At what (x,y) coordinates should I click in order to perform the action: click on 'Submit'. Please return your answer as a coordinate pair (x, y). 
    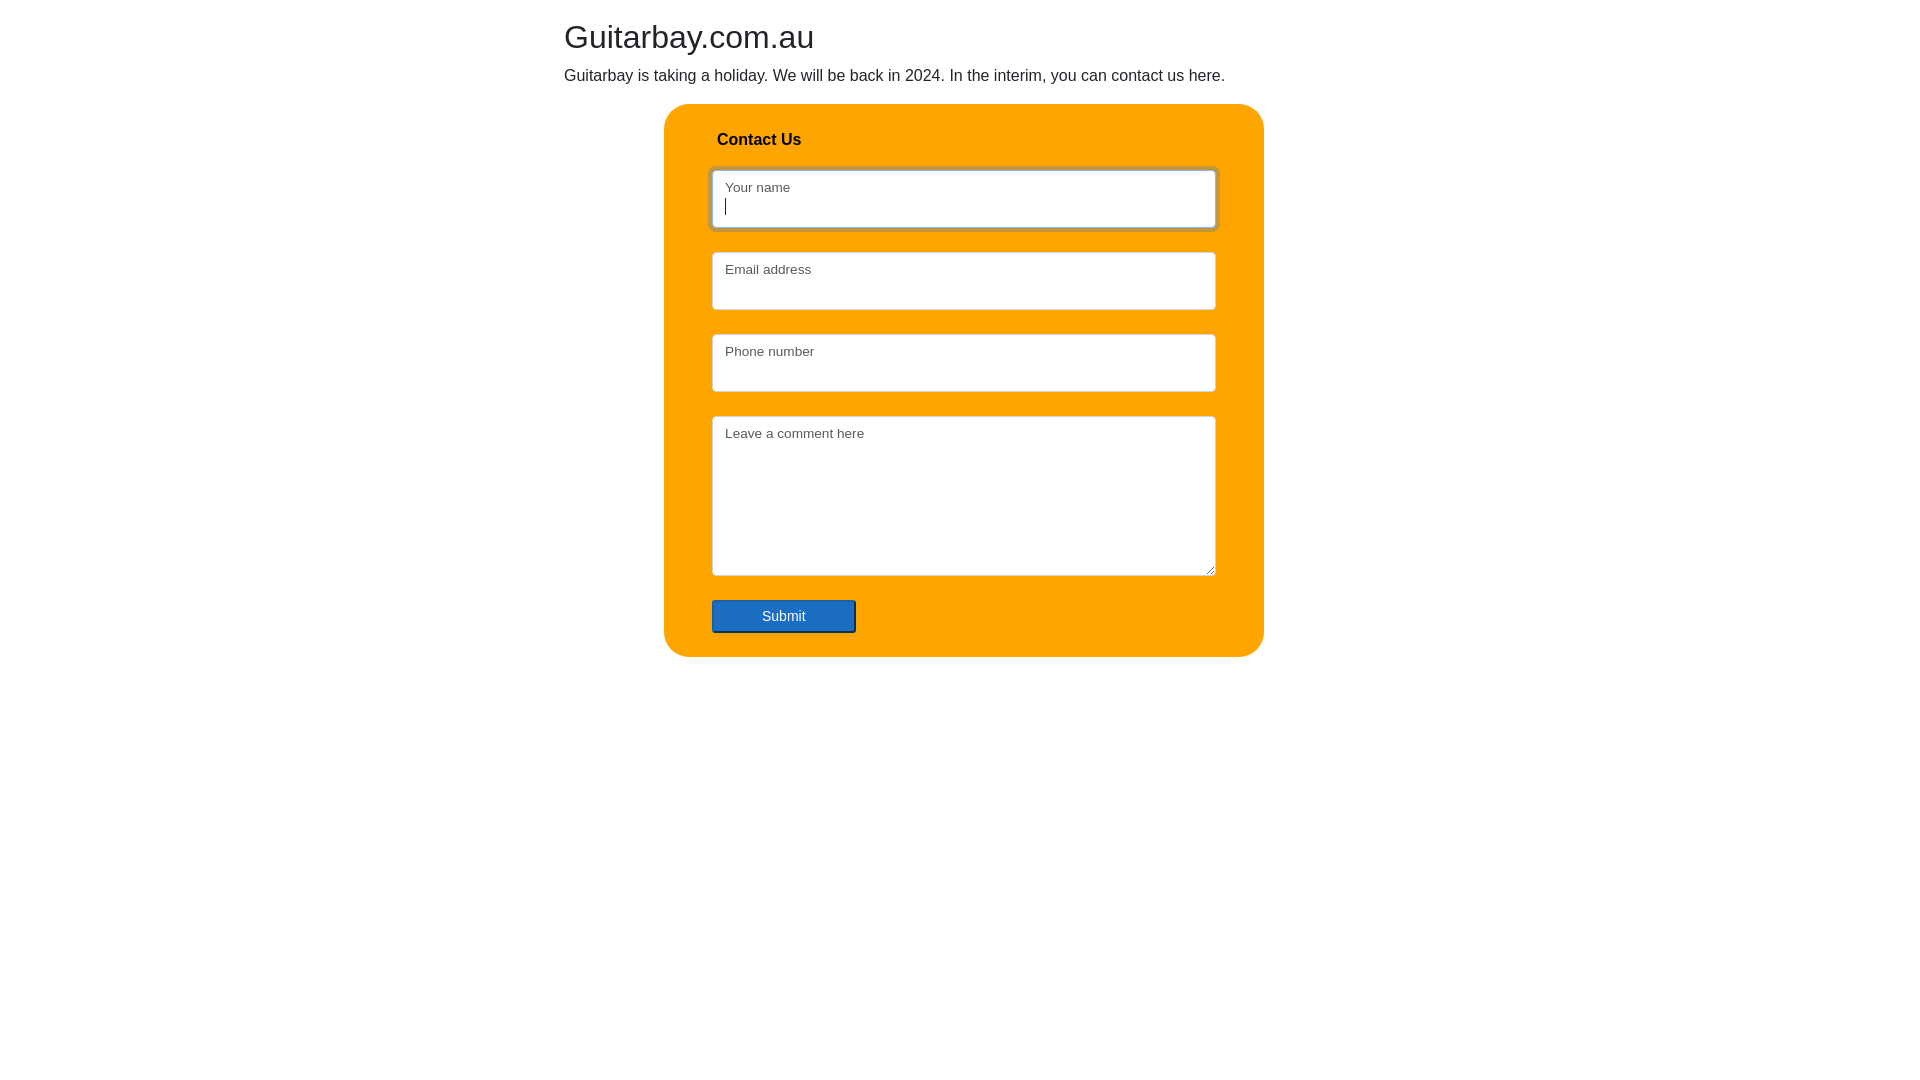
    Looking at the image, I should click on (782, 615).